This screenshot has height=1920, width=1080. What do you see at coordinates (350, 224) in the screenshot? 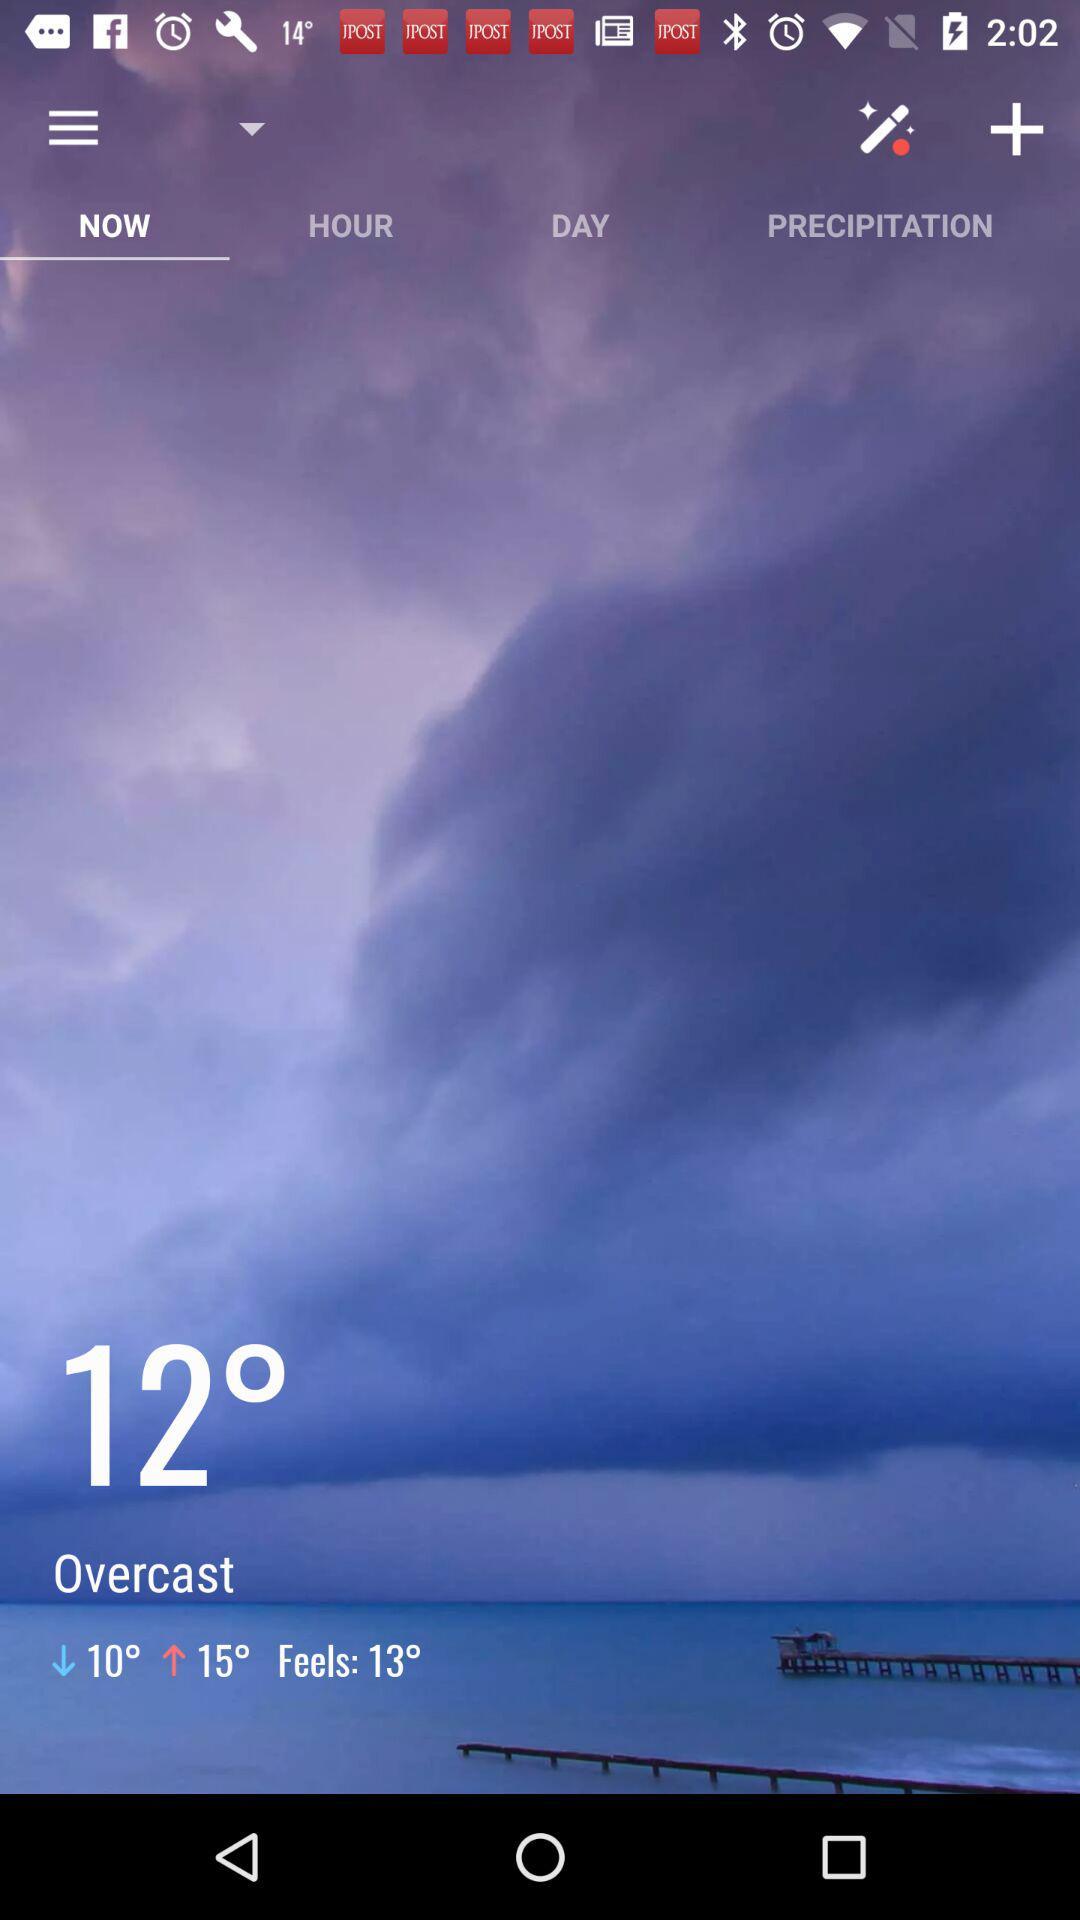
I see `hour button between now and day` at bounding box center [350, 224].